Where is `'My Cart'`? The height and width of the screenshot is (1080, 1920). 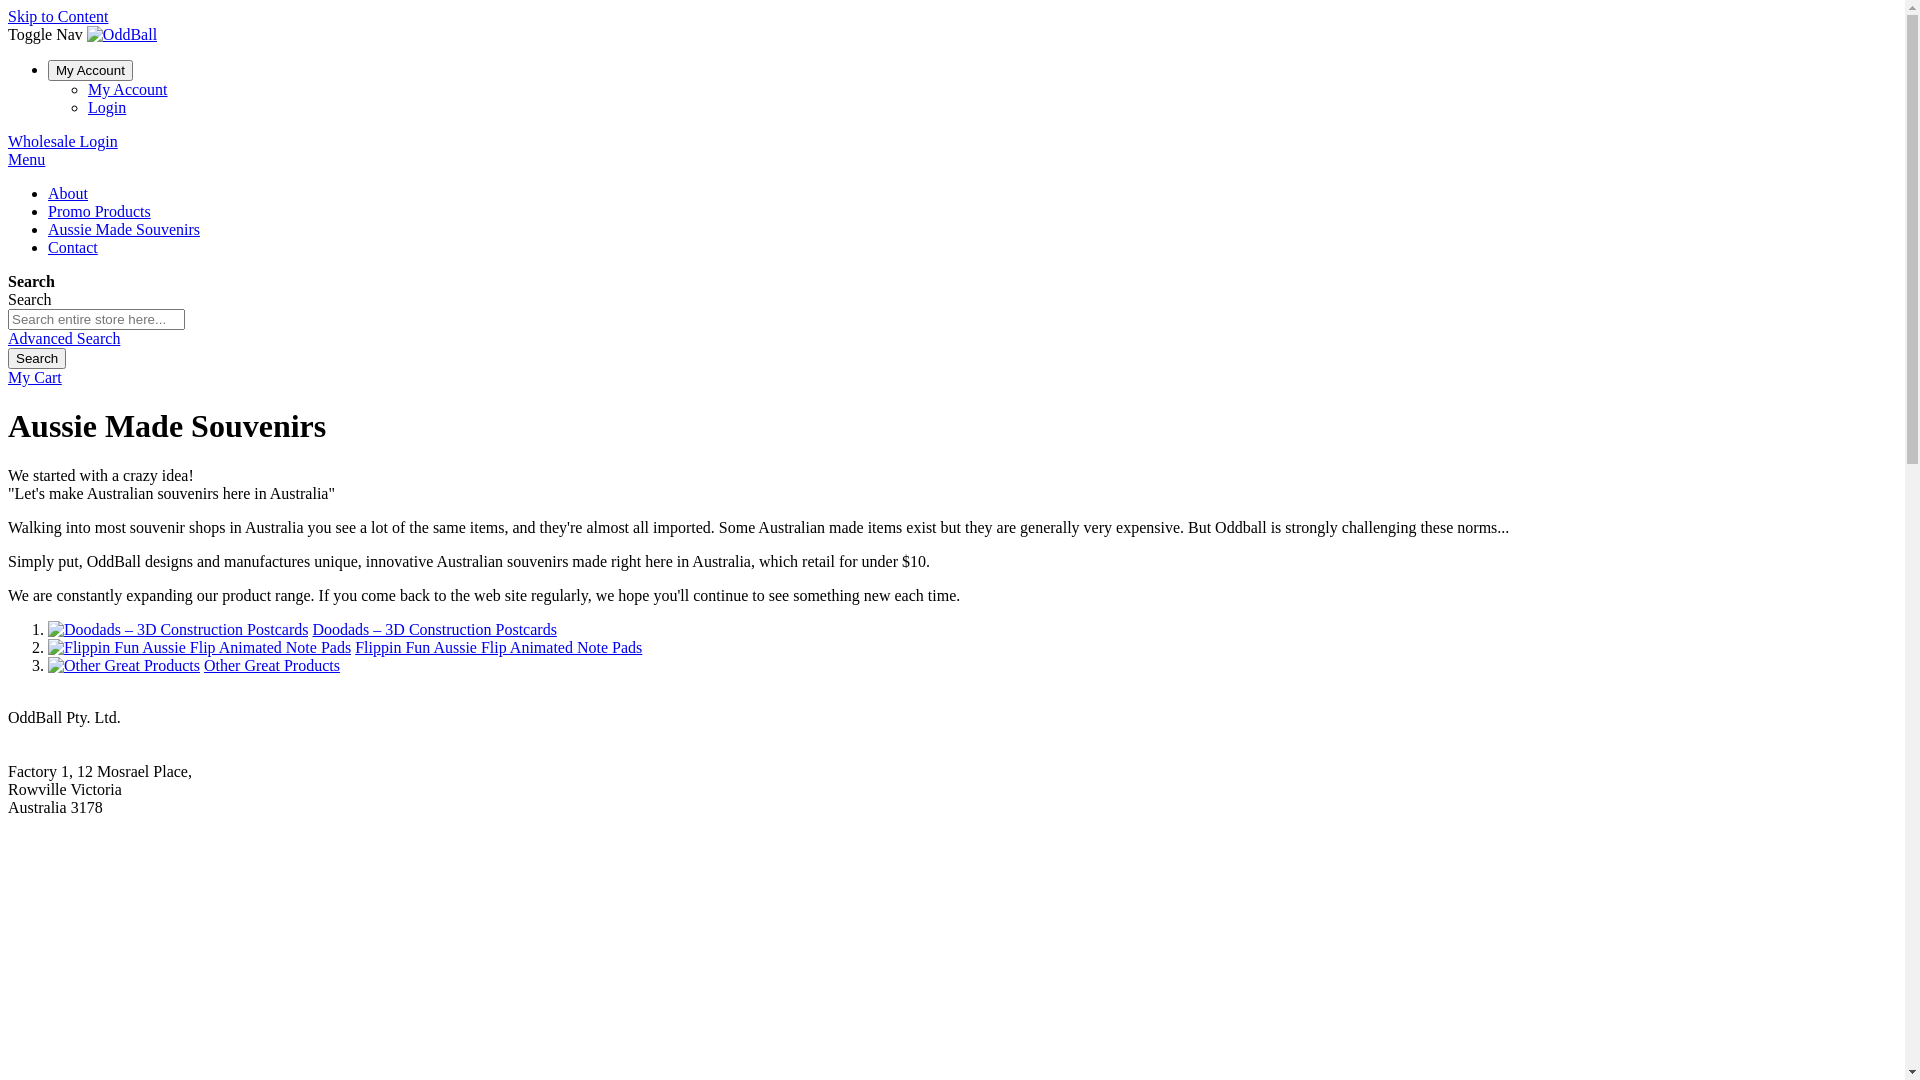 'My Cart' is located at coordinates (34, 377).